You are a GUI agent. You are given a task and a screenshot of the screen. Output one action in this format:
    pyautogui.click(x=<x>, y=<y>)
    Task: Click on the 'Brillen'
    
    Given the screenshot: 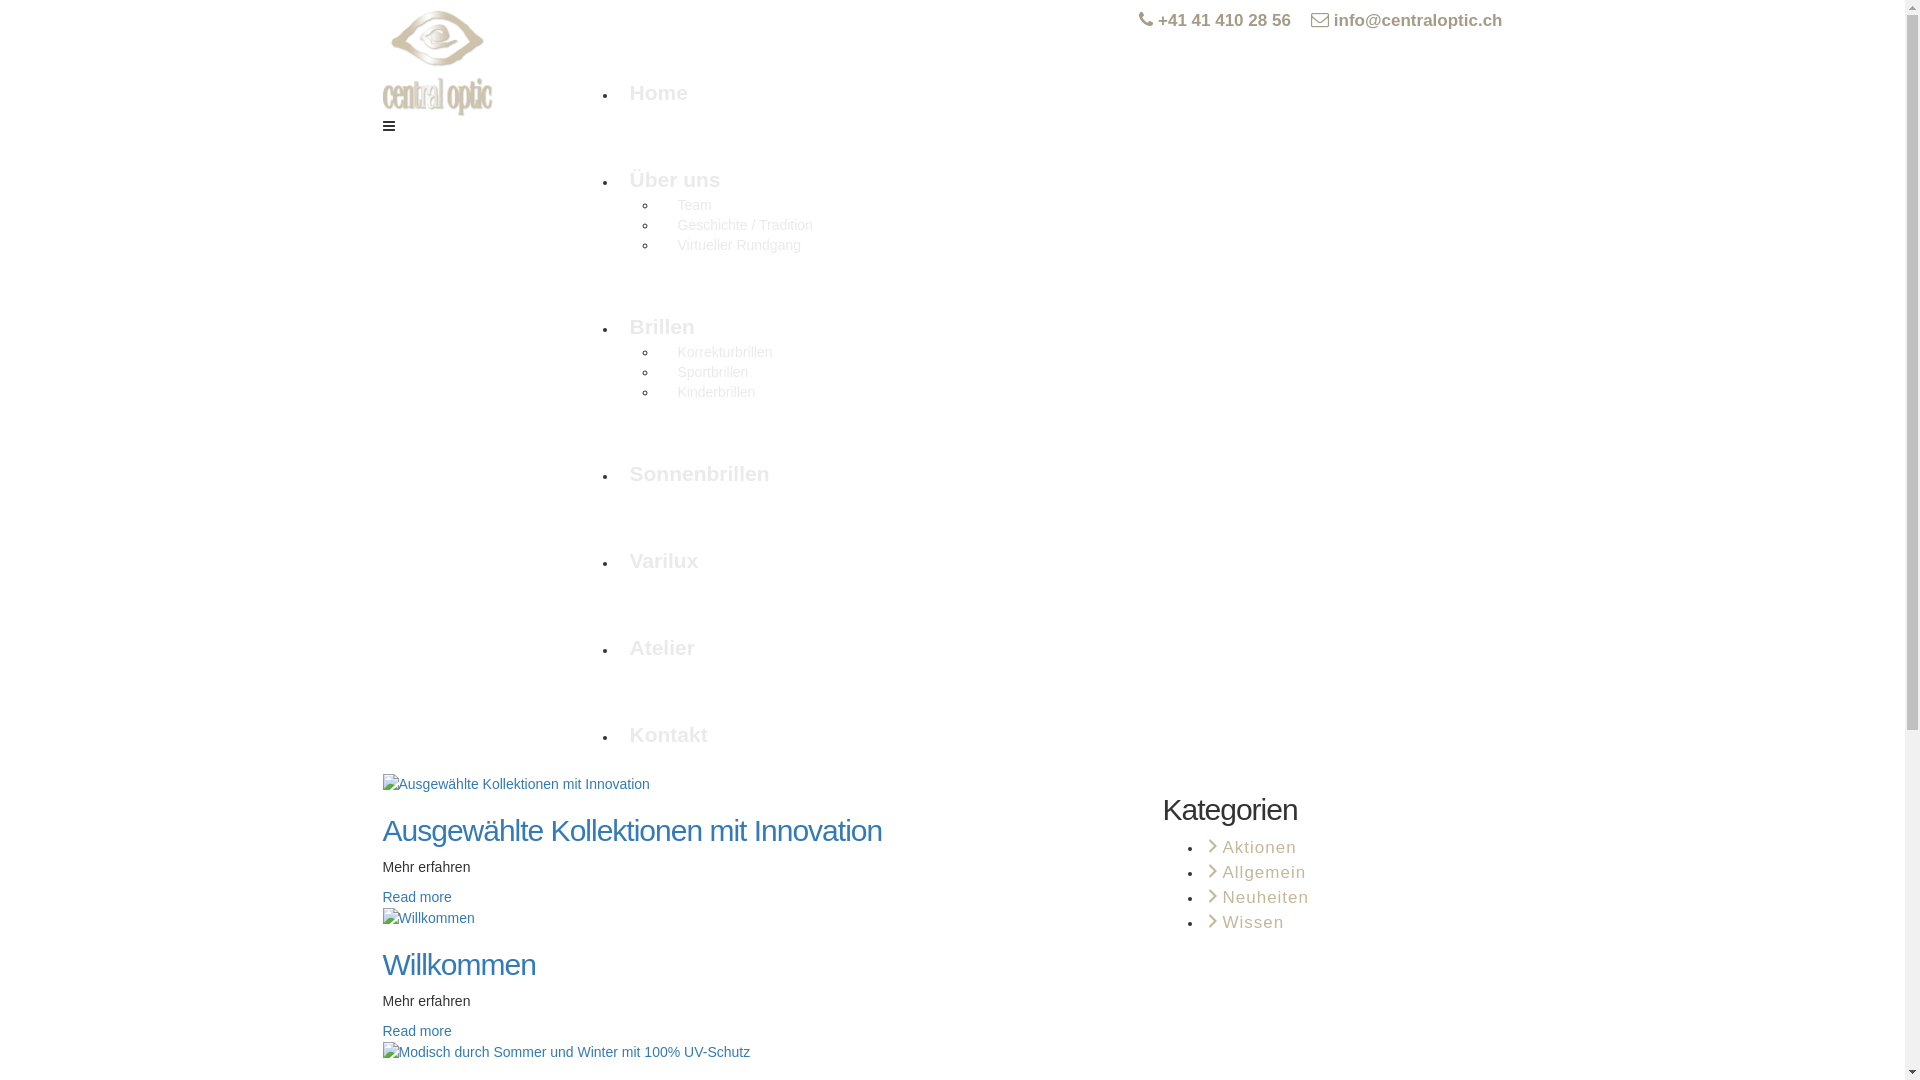 What is the action you would take?
    pyautogui.click(x=662, y=325)
    